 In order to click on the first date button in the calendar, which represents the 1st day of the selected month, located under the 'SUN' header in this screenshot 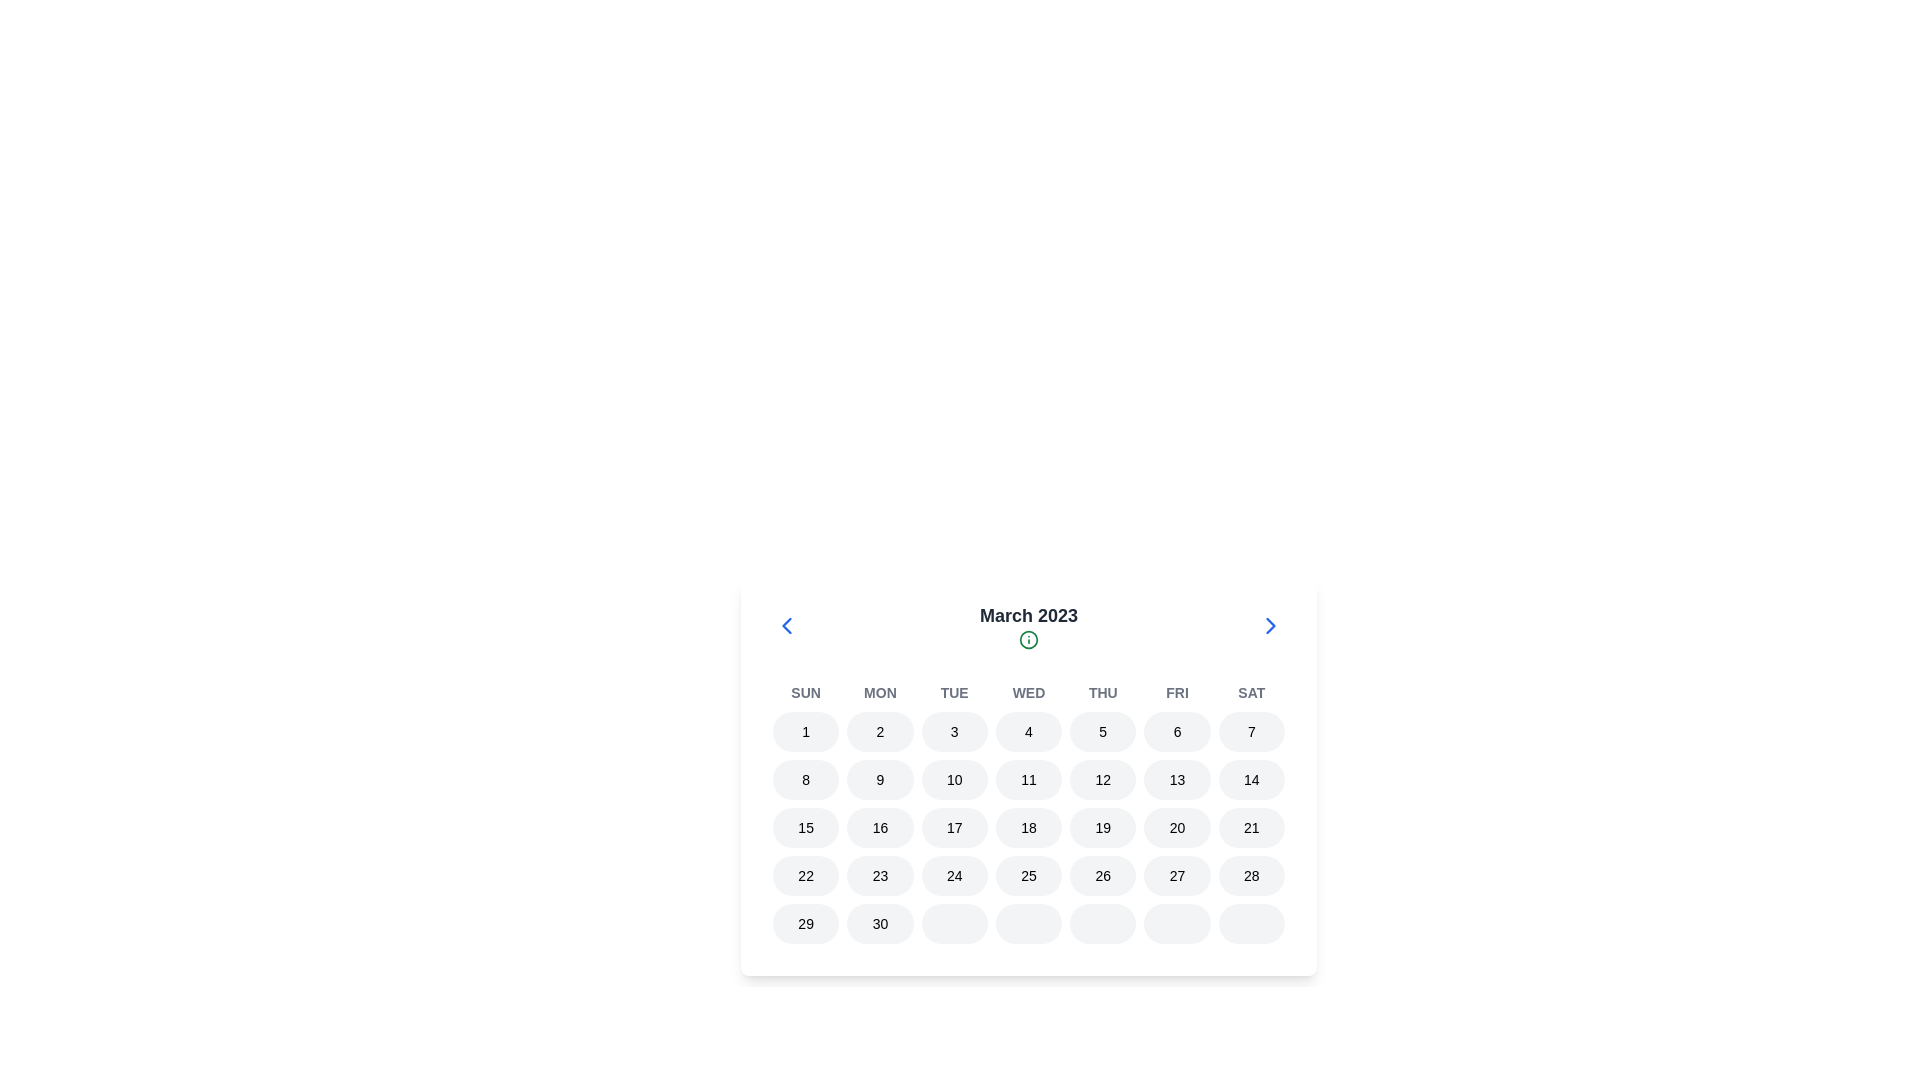, I will do `click(806, 732)`.